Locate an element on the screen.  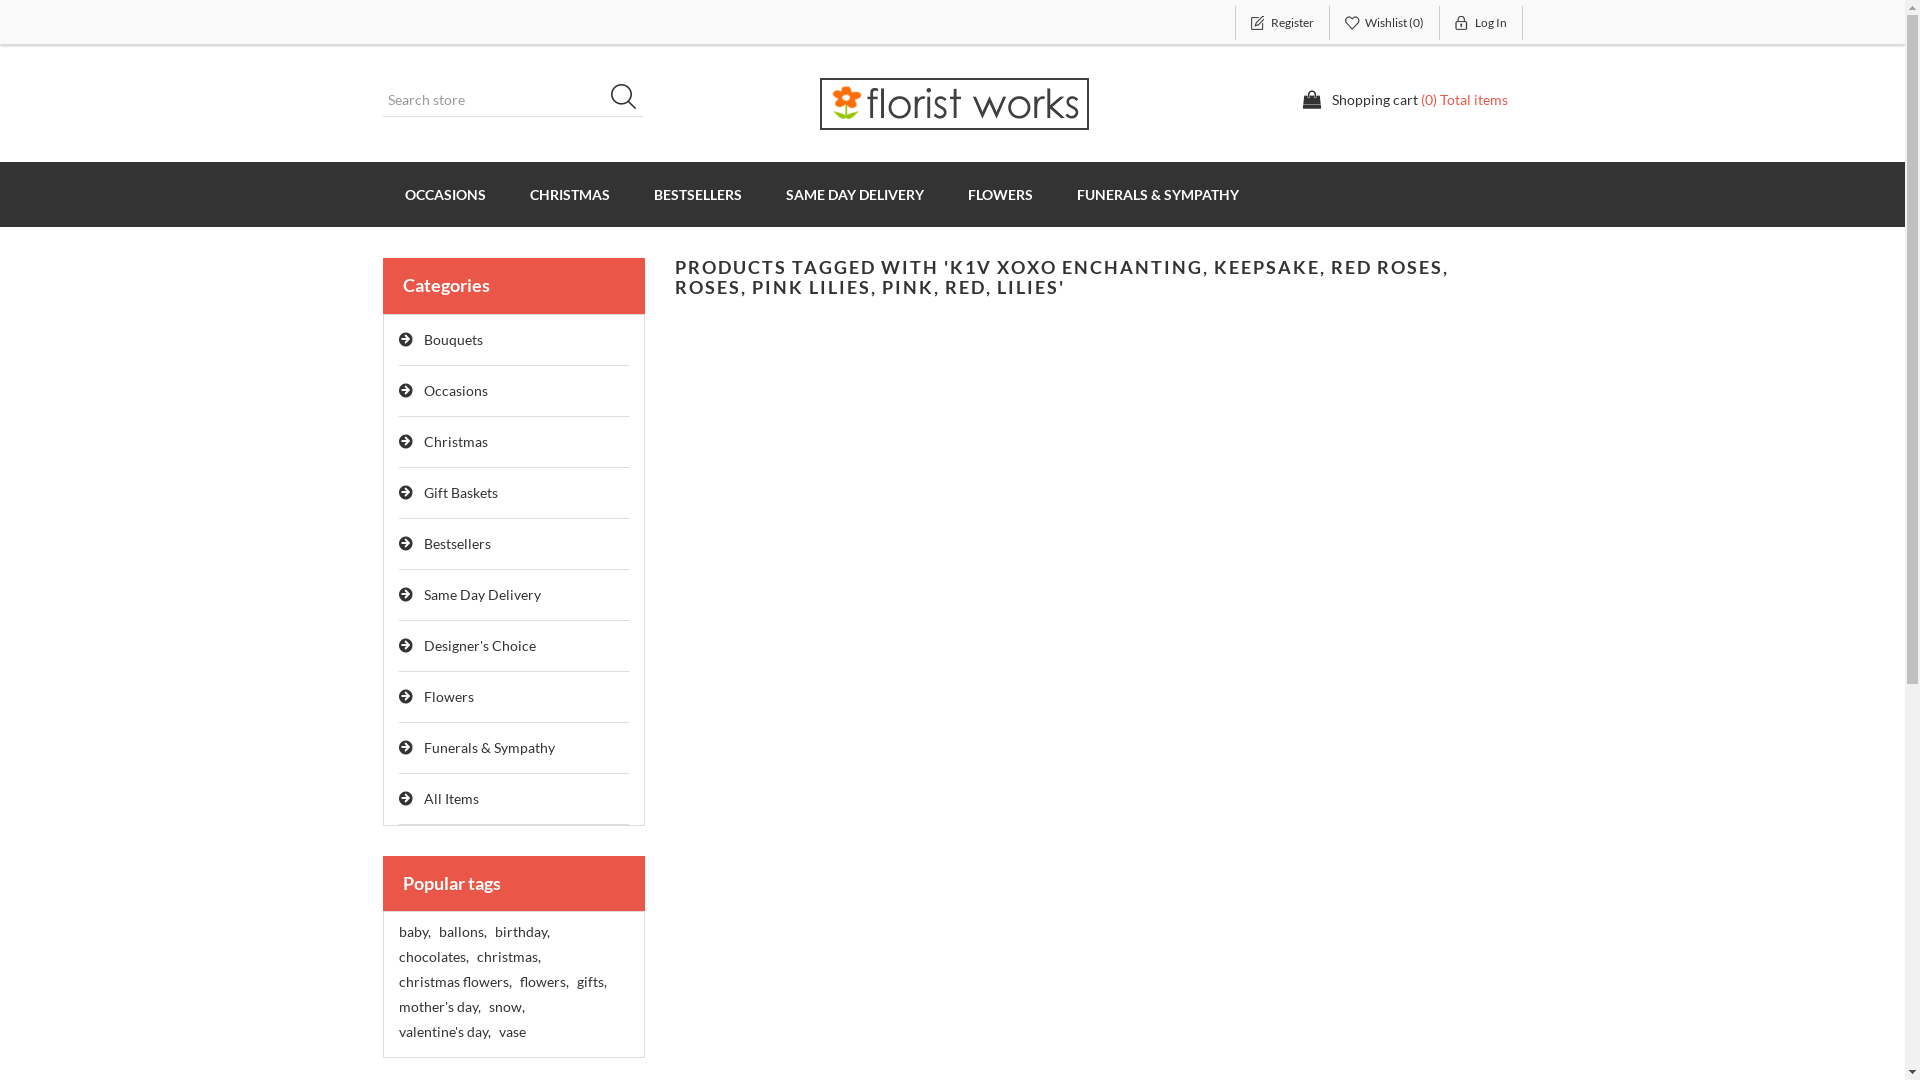
'mother's day,' is located at coordinates (437, 1006).